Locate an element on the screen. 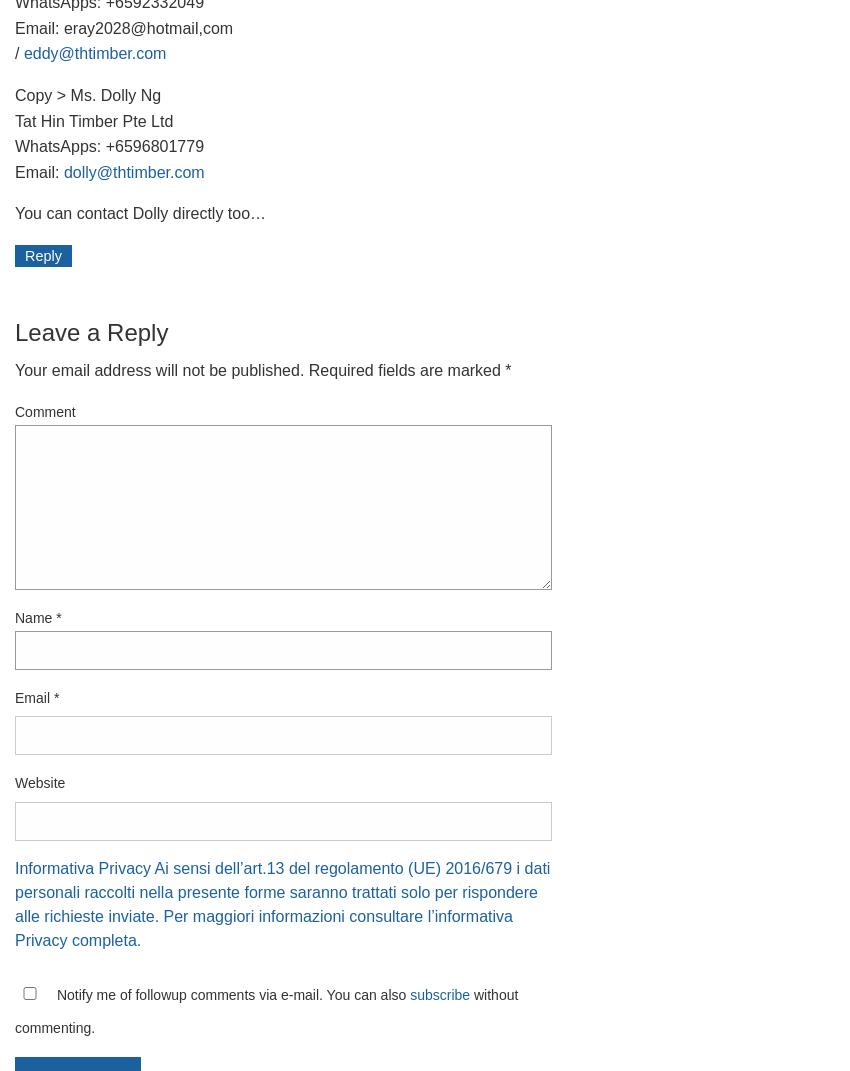 Image resolution: width=850 pixels, height=1071 pixels. 'Informativa Privacy
		Ai sensi dell’art.13 del regolamento (UE) 2016/679 i dati personali raccolti nella presente forme saranno trattati solo per rispondere alle richieste inviate.
		Per maggiori informazioni consultare l’informativa Privacy completa.' is located at coordinates (281, 903).